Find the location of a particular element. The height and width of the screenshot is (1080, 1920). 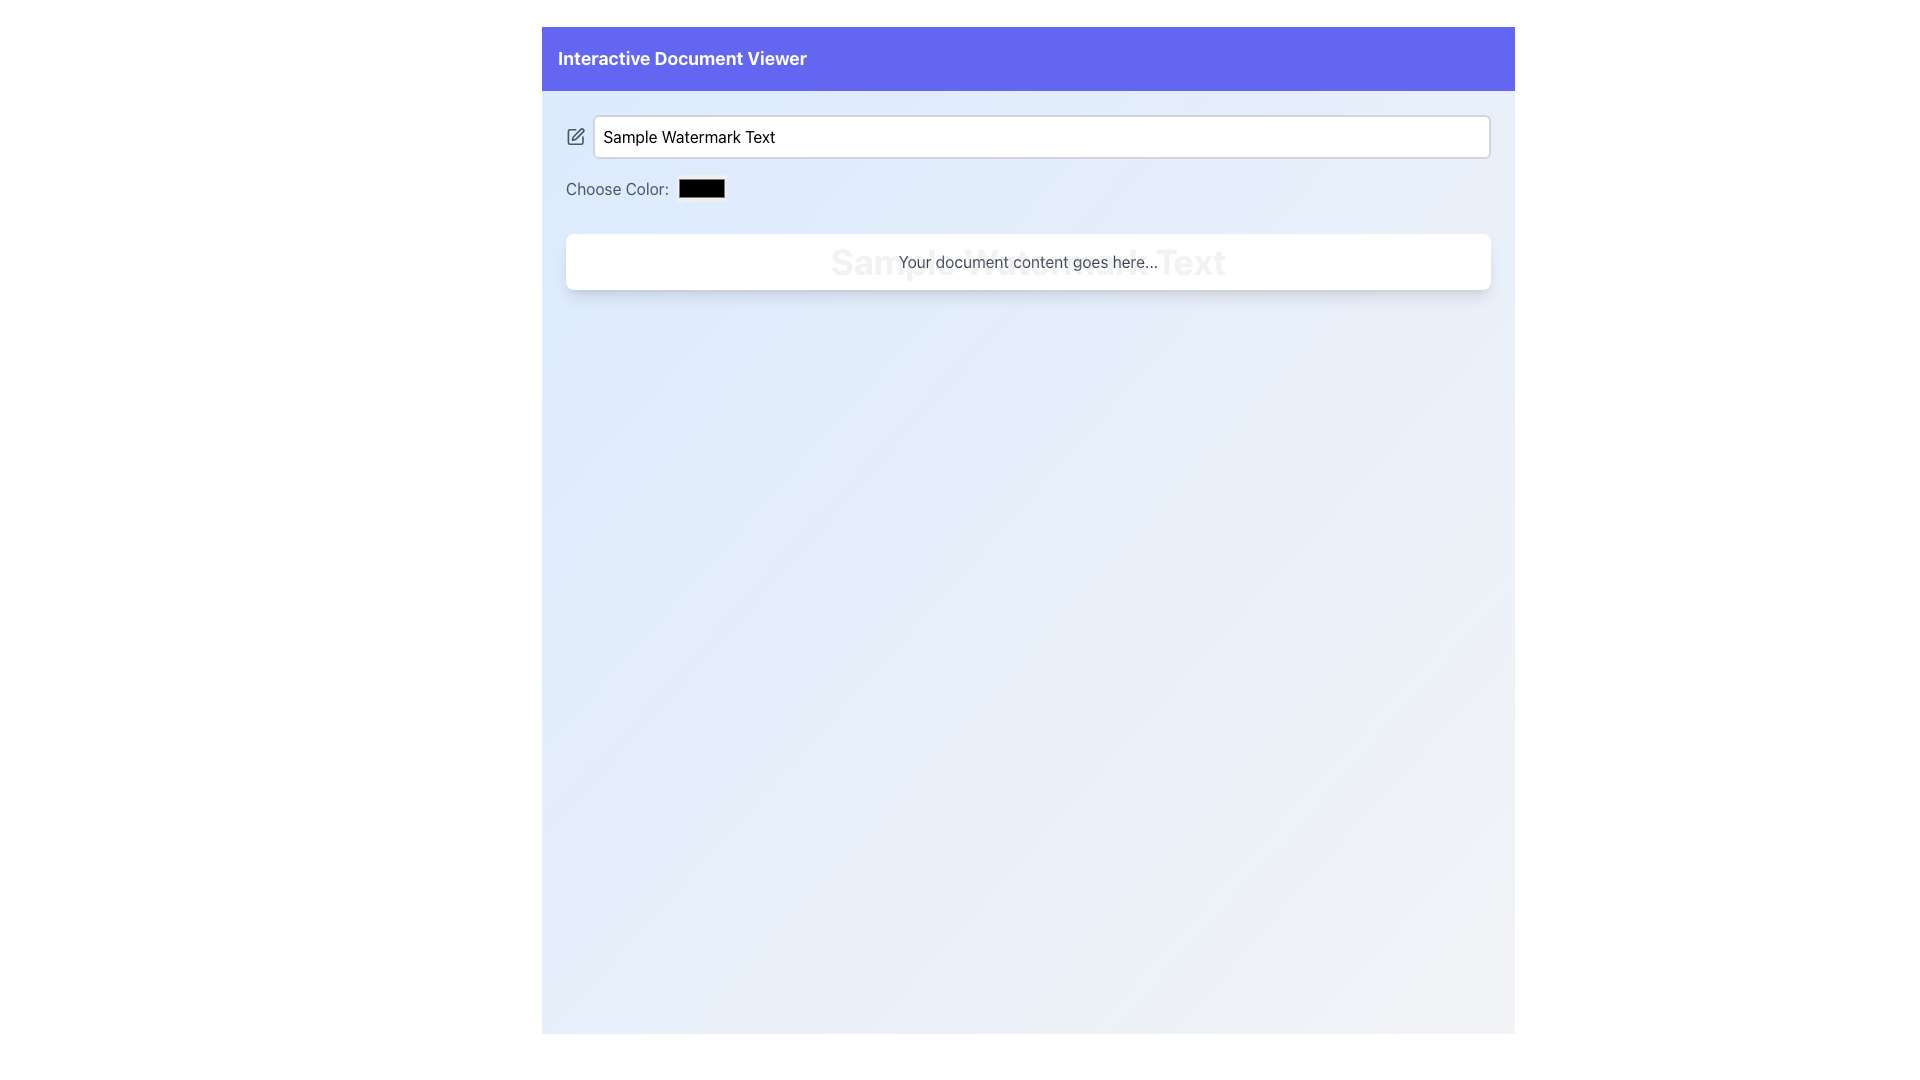

the color input field located to the right of the label 'Choose Color:' to set a color is located at coordinates (701, 188).